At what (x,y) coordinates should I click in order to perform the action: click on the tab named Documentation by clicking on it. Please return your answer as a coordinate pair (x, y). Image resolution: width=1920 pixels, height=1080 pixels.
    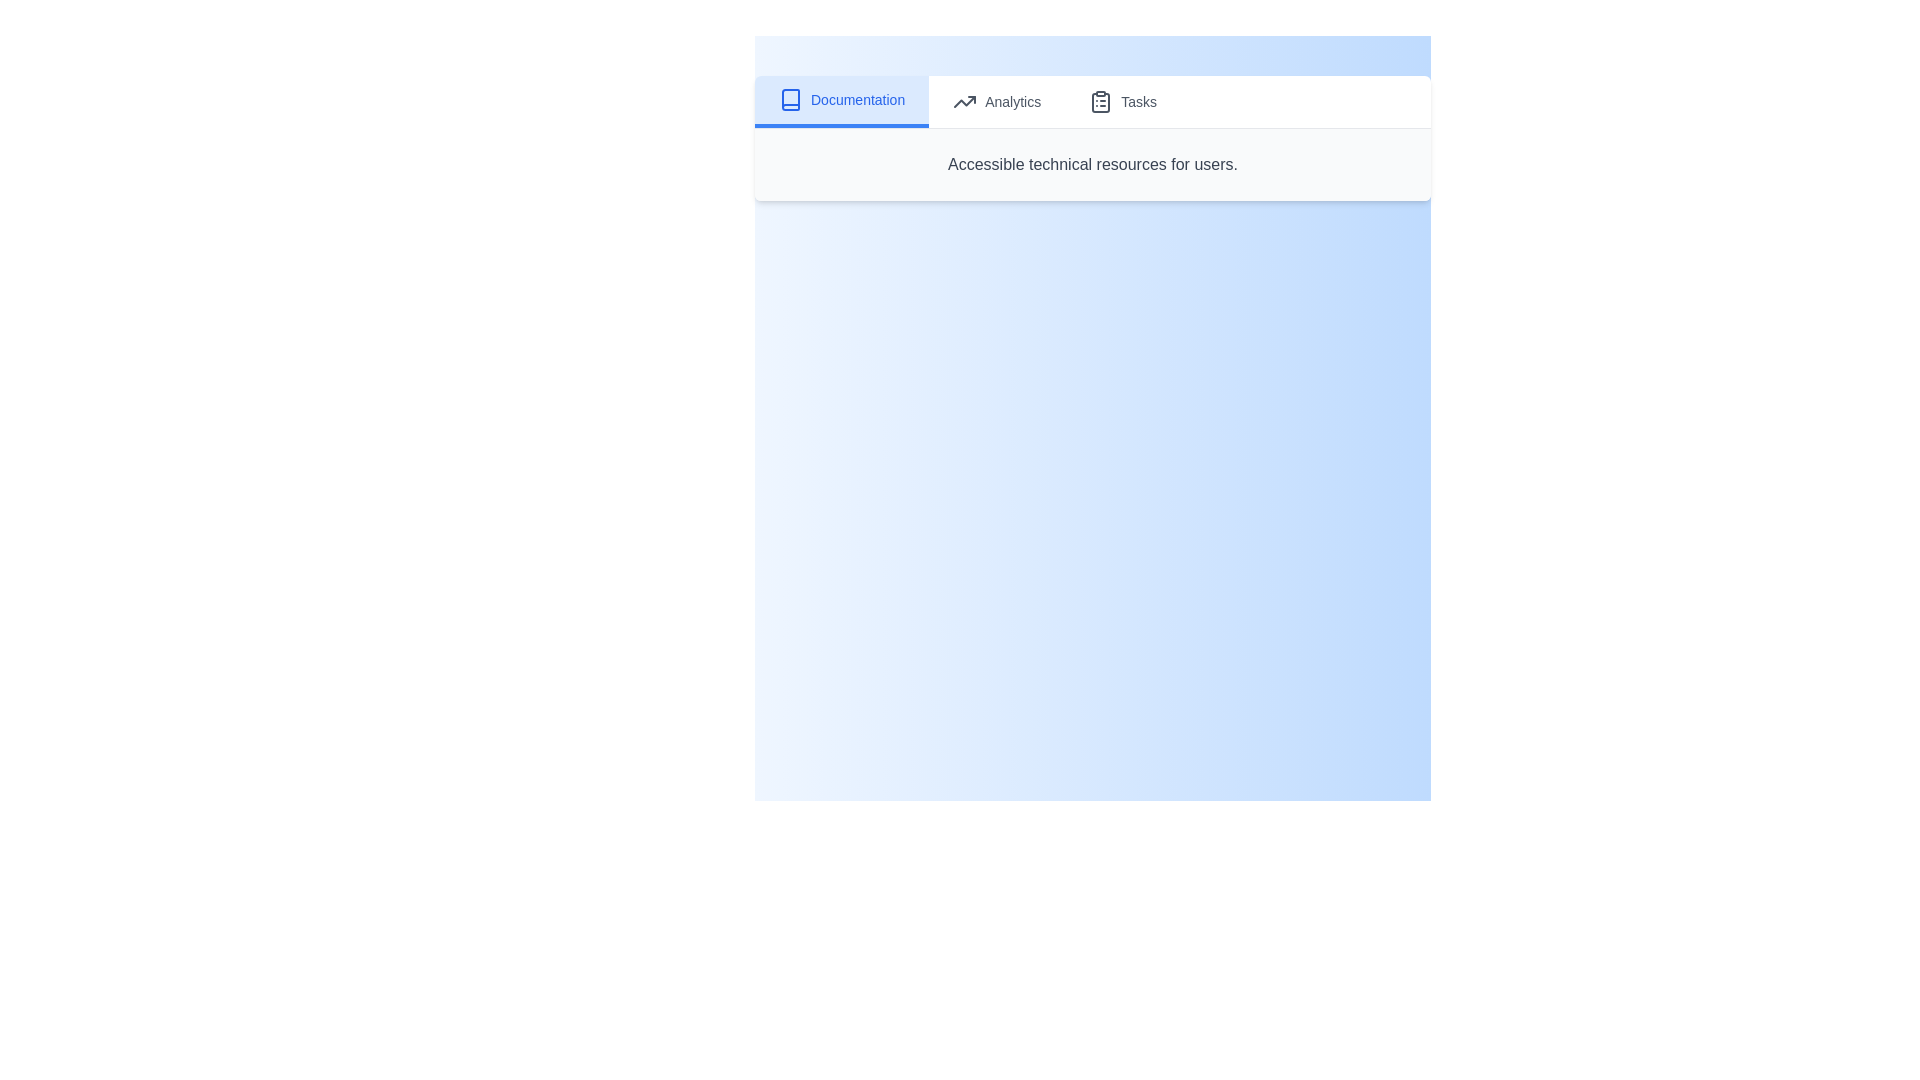
    Looking at the image, I should click on (841, 101).